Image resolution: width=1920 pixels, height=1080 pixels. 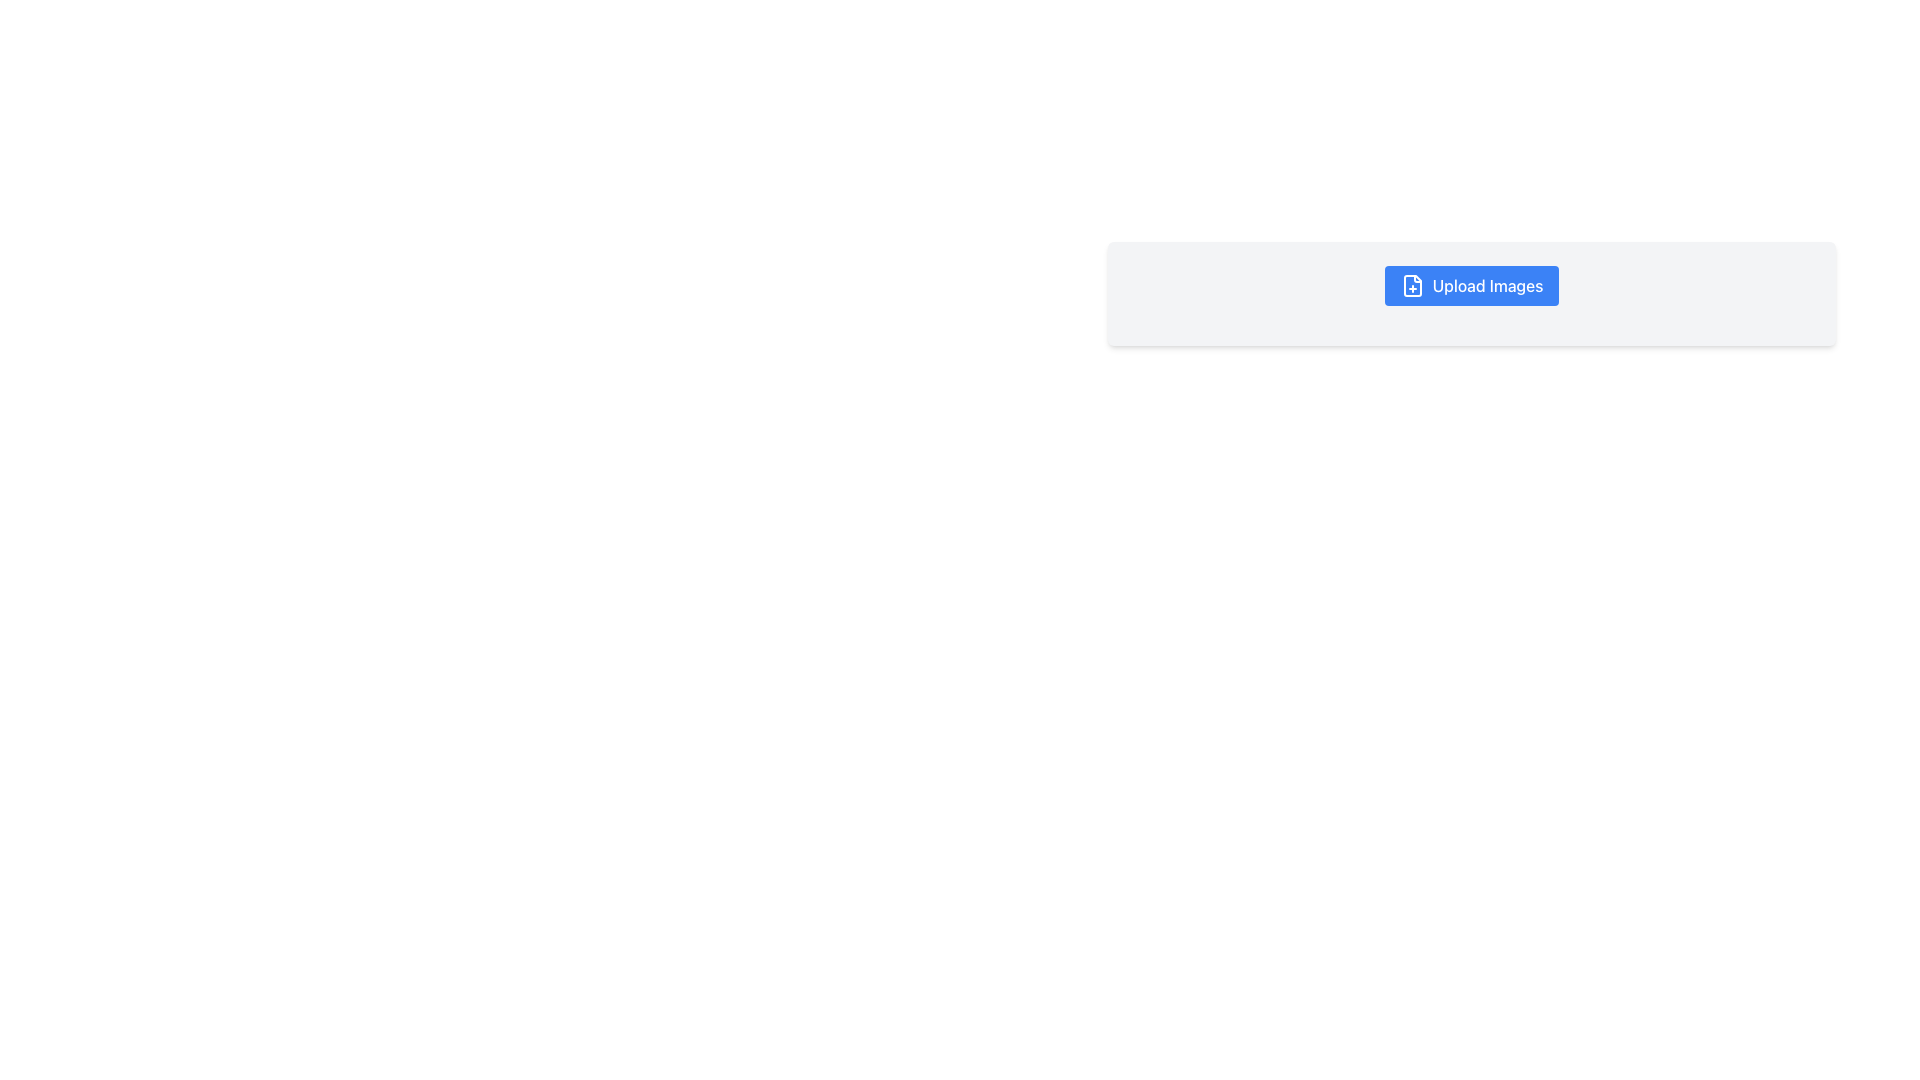 What do you see at coordinates (1411, 285) in the screenshot?
I see `the blue button labeled 'Upload Images' which contains a file icon with a plus sign on its left` at bounding box center [1411, 285].